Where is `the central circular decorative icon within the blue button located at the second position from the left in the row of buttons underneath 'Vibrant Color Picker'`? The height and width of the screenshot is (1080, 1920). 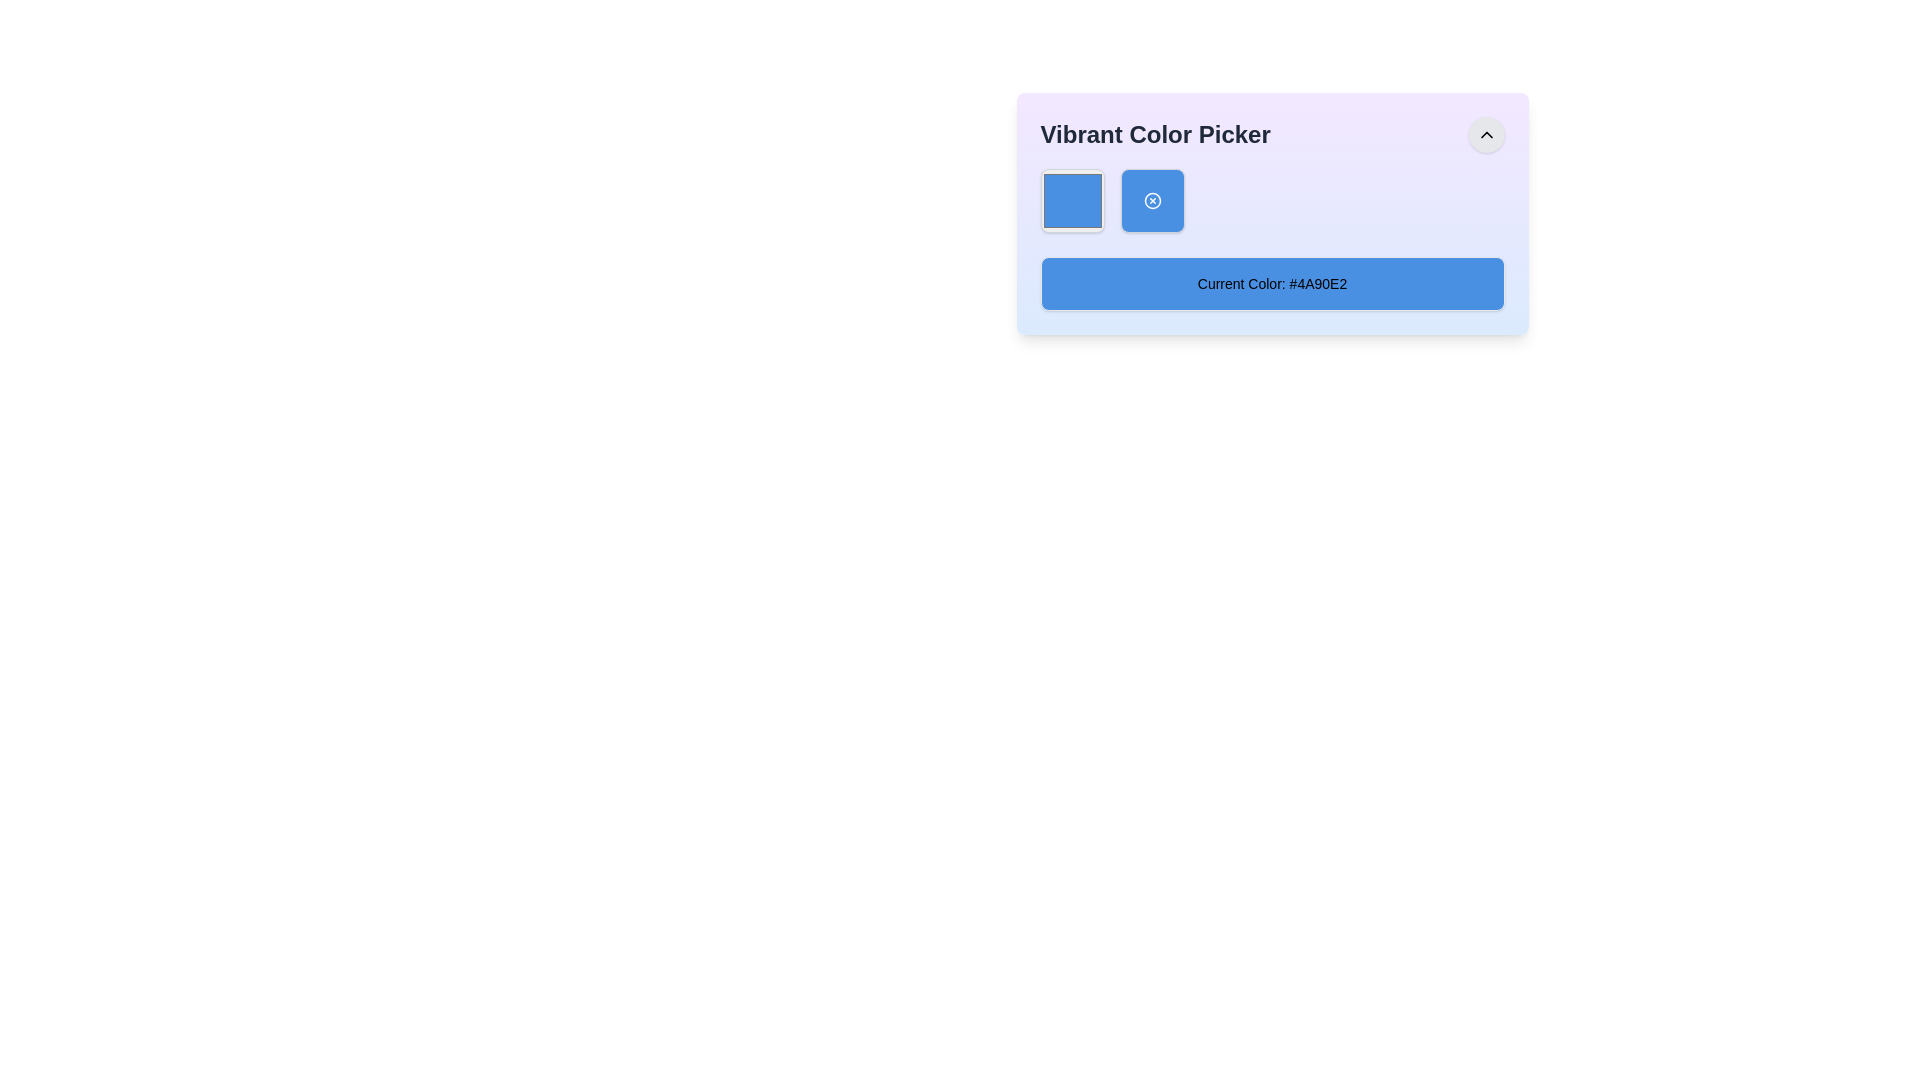 the central circular decorative icon within the blue button located at the second position from the left in the row of buttons underneath 'Vibrant Color Picker' is located at coordinates (1152, 200).